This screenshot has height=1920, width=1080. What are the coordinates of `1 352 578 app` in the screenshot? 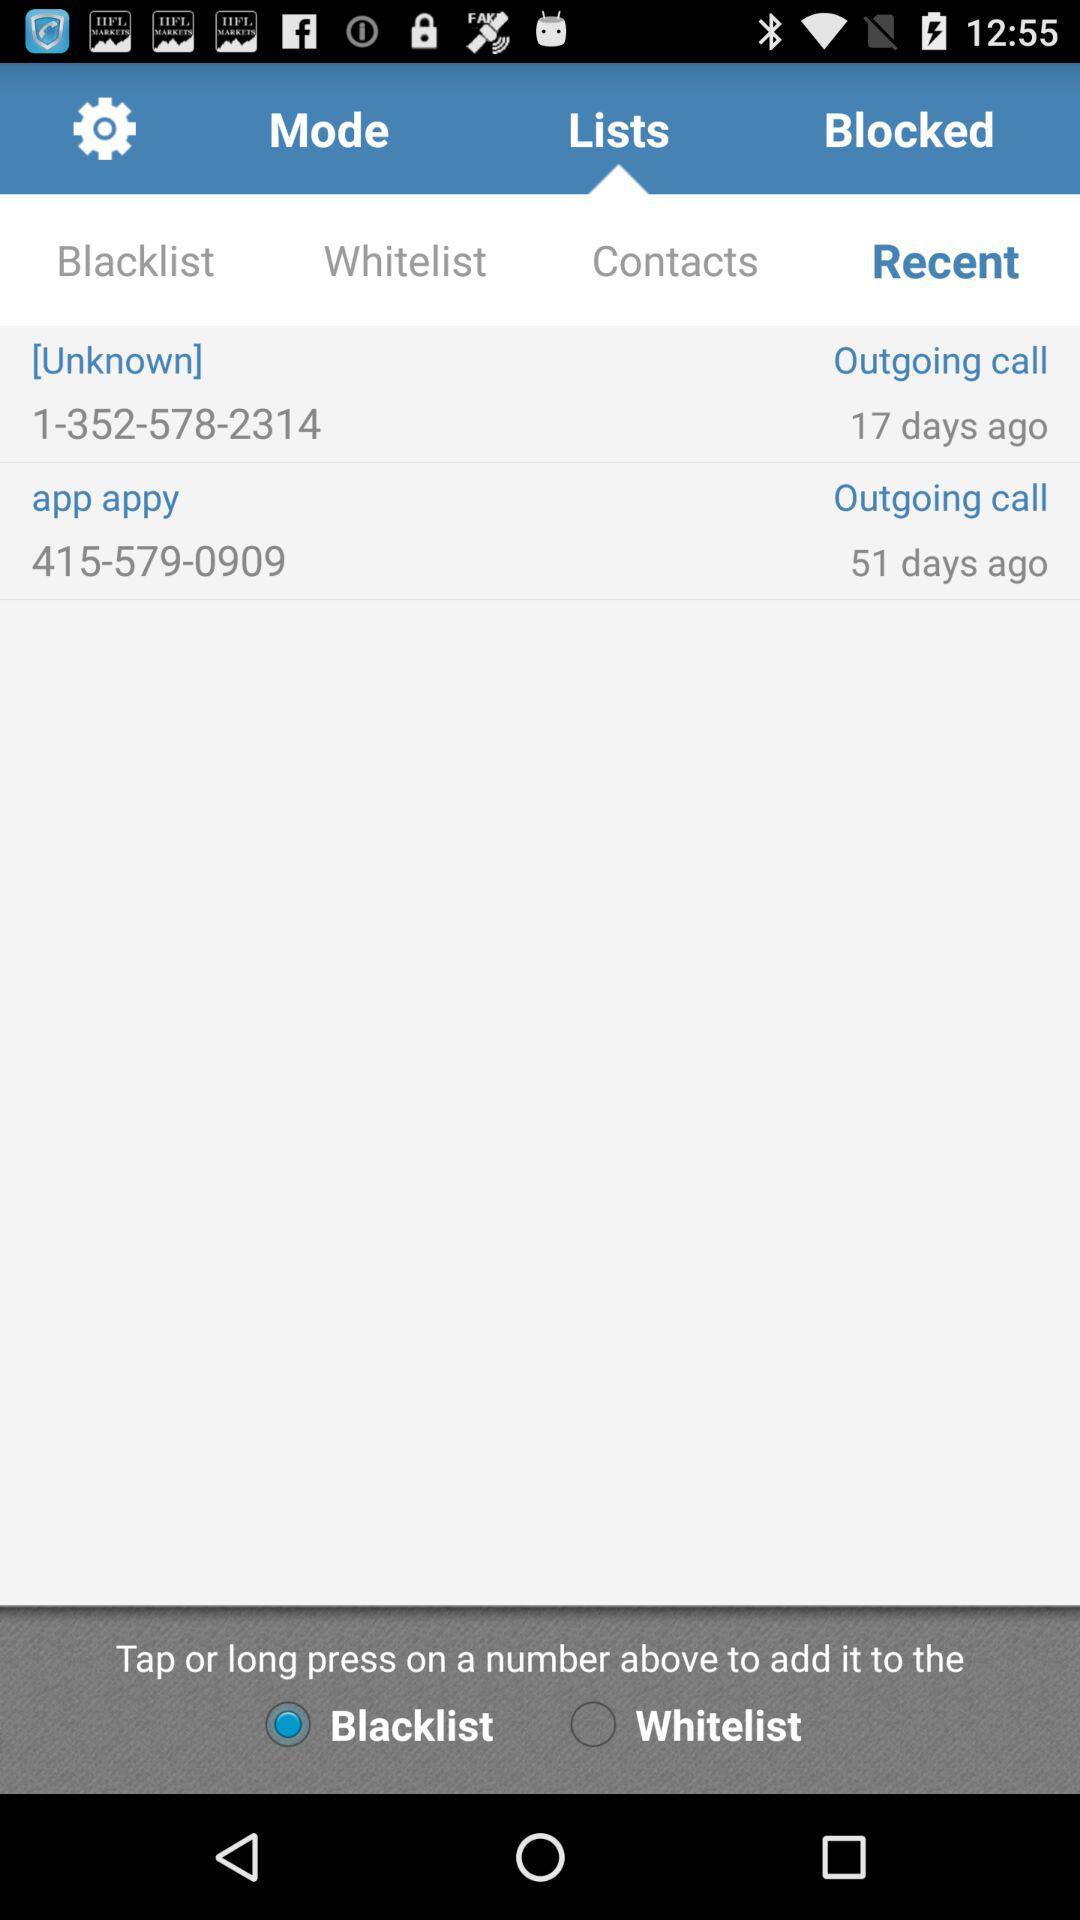 It's located at (285, 421).